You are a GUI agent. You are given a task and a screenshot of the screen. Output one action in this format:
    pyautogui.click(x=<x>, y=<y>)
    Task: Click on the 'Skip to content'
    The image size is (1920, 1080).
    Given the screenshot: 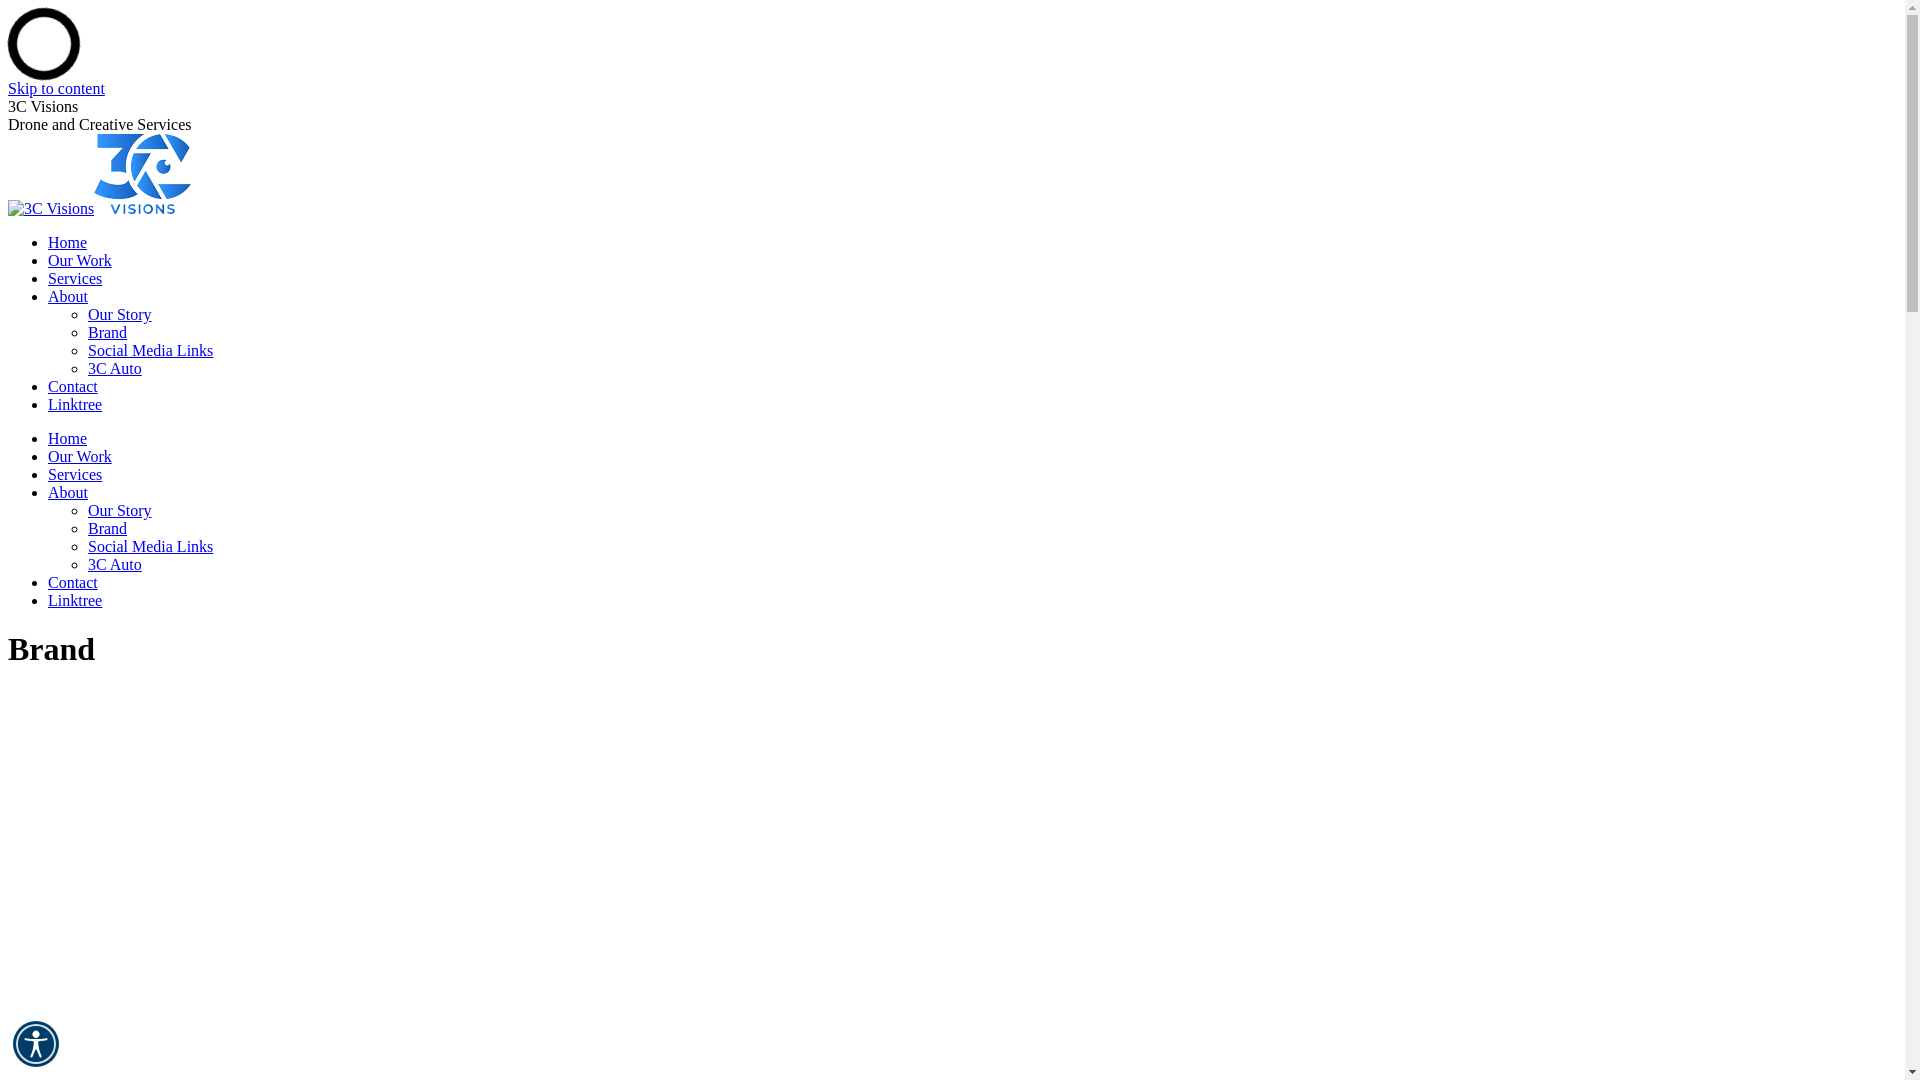 What is the action you would take?
    pyautogui.click(x=56, y=87)
    